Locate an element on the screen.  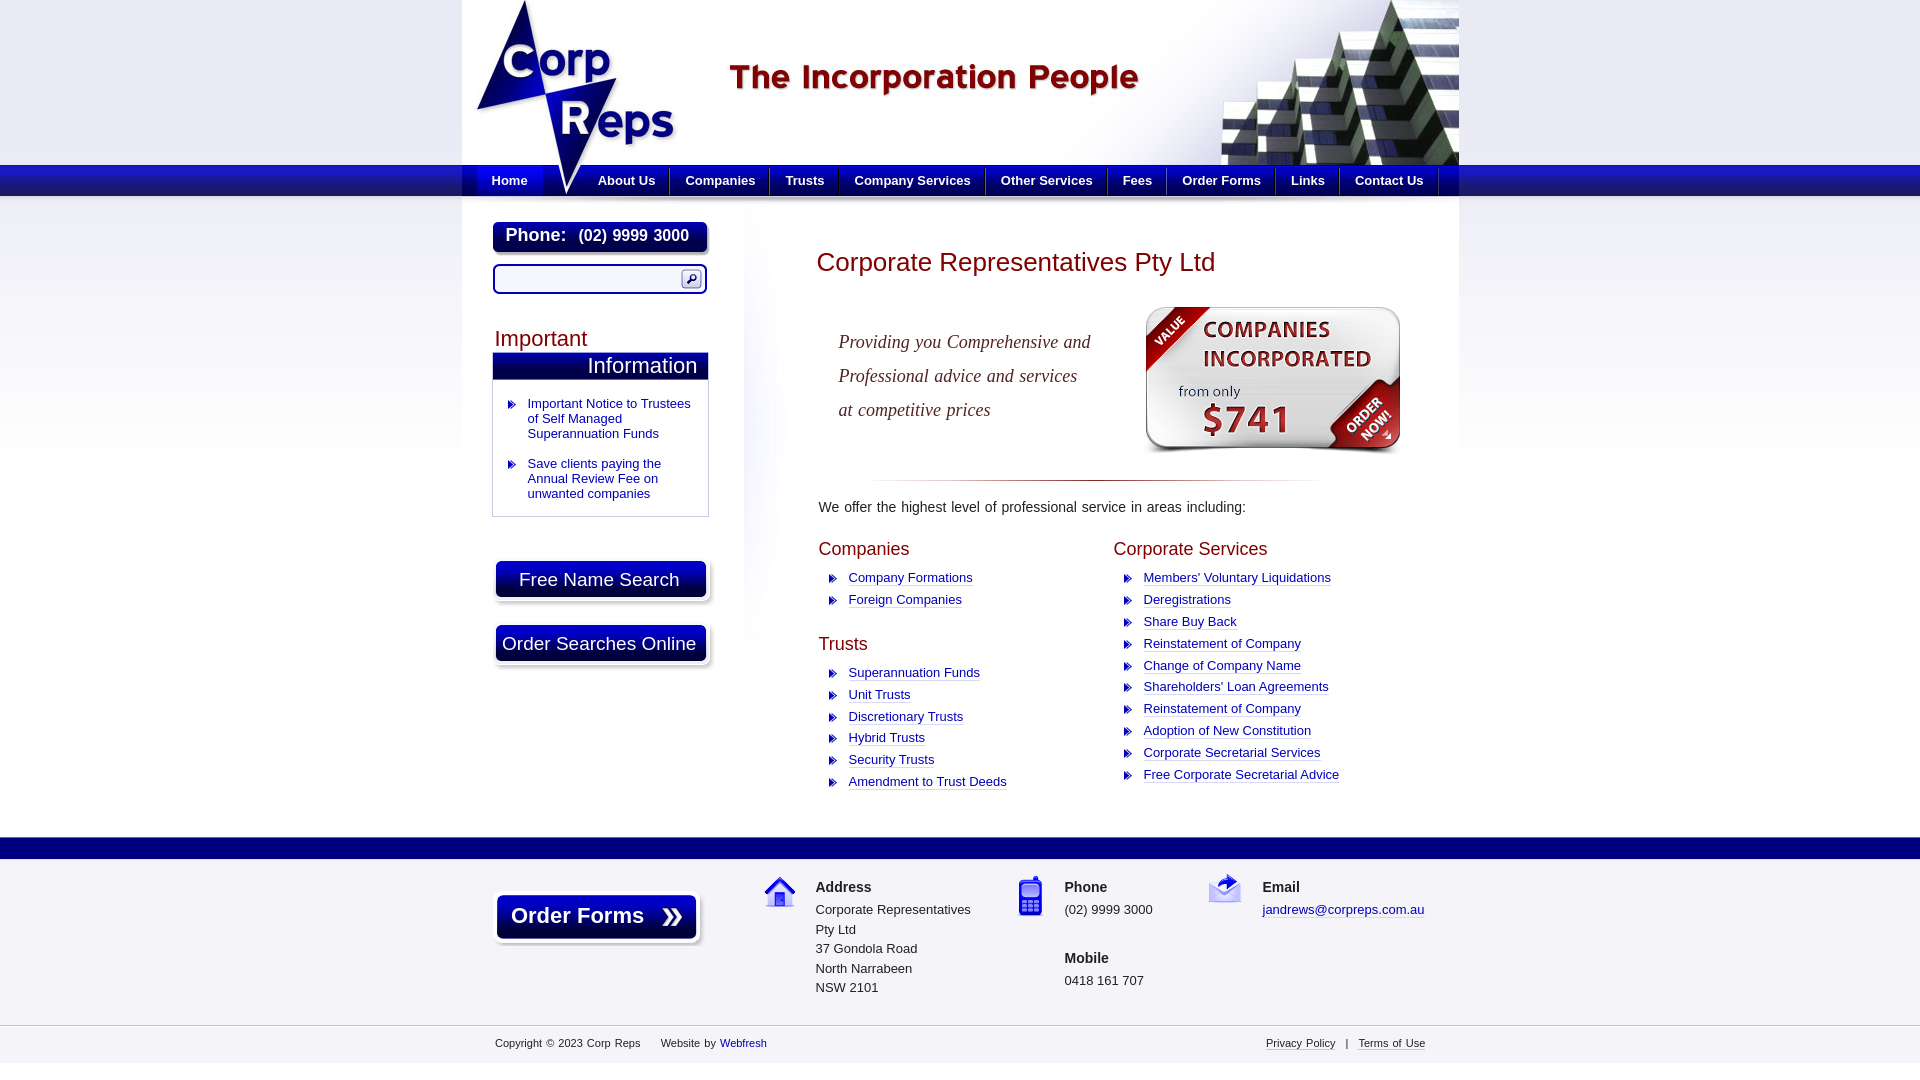
'Contact Us' is located at coordinates (1388, 180).